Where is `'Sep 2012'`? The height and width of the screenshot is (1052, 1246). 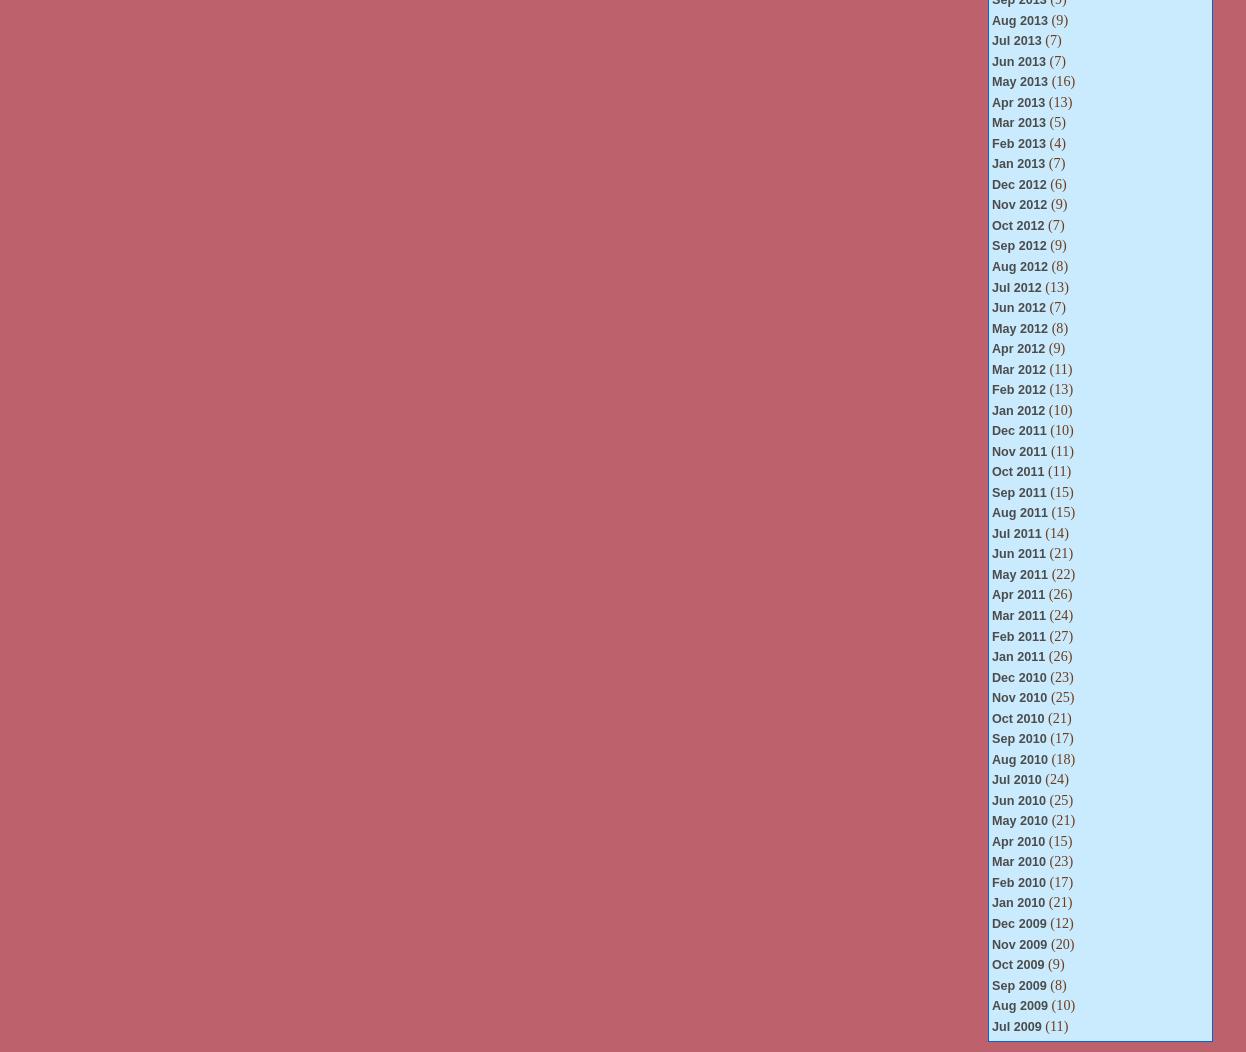
'Sep 2012' is located at coordinates (1017, 244).